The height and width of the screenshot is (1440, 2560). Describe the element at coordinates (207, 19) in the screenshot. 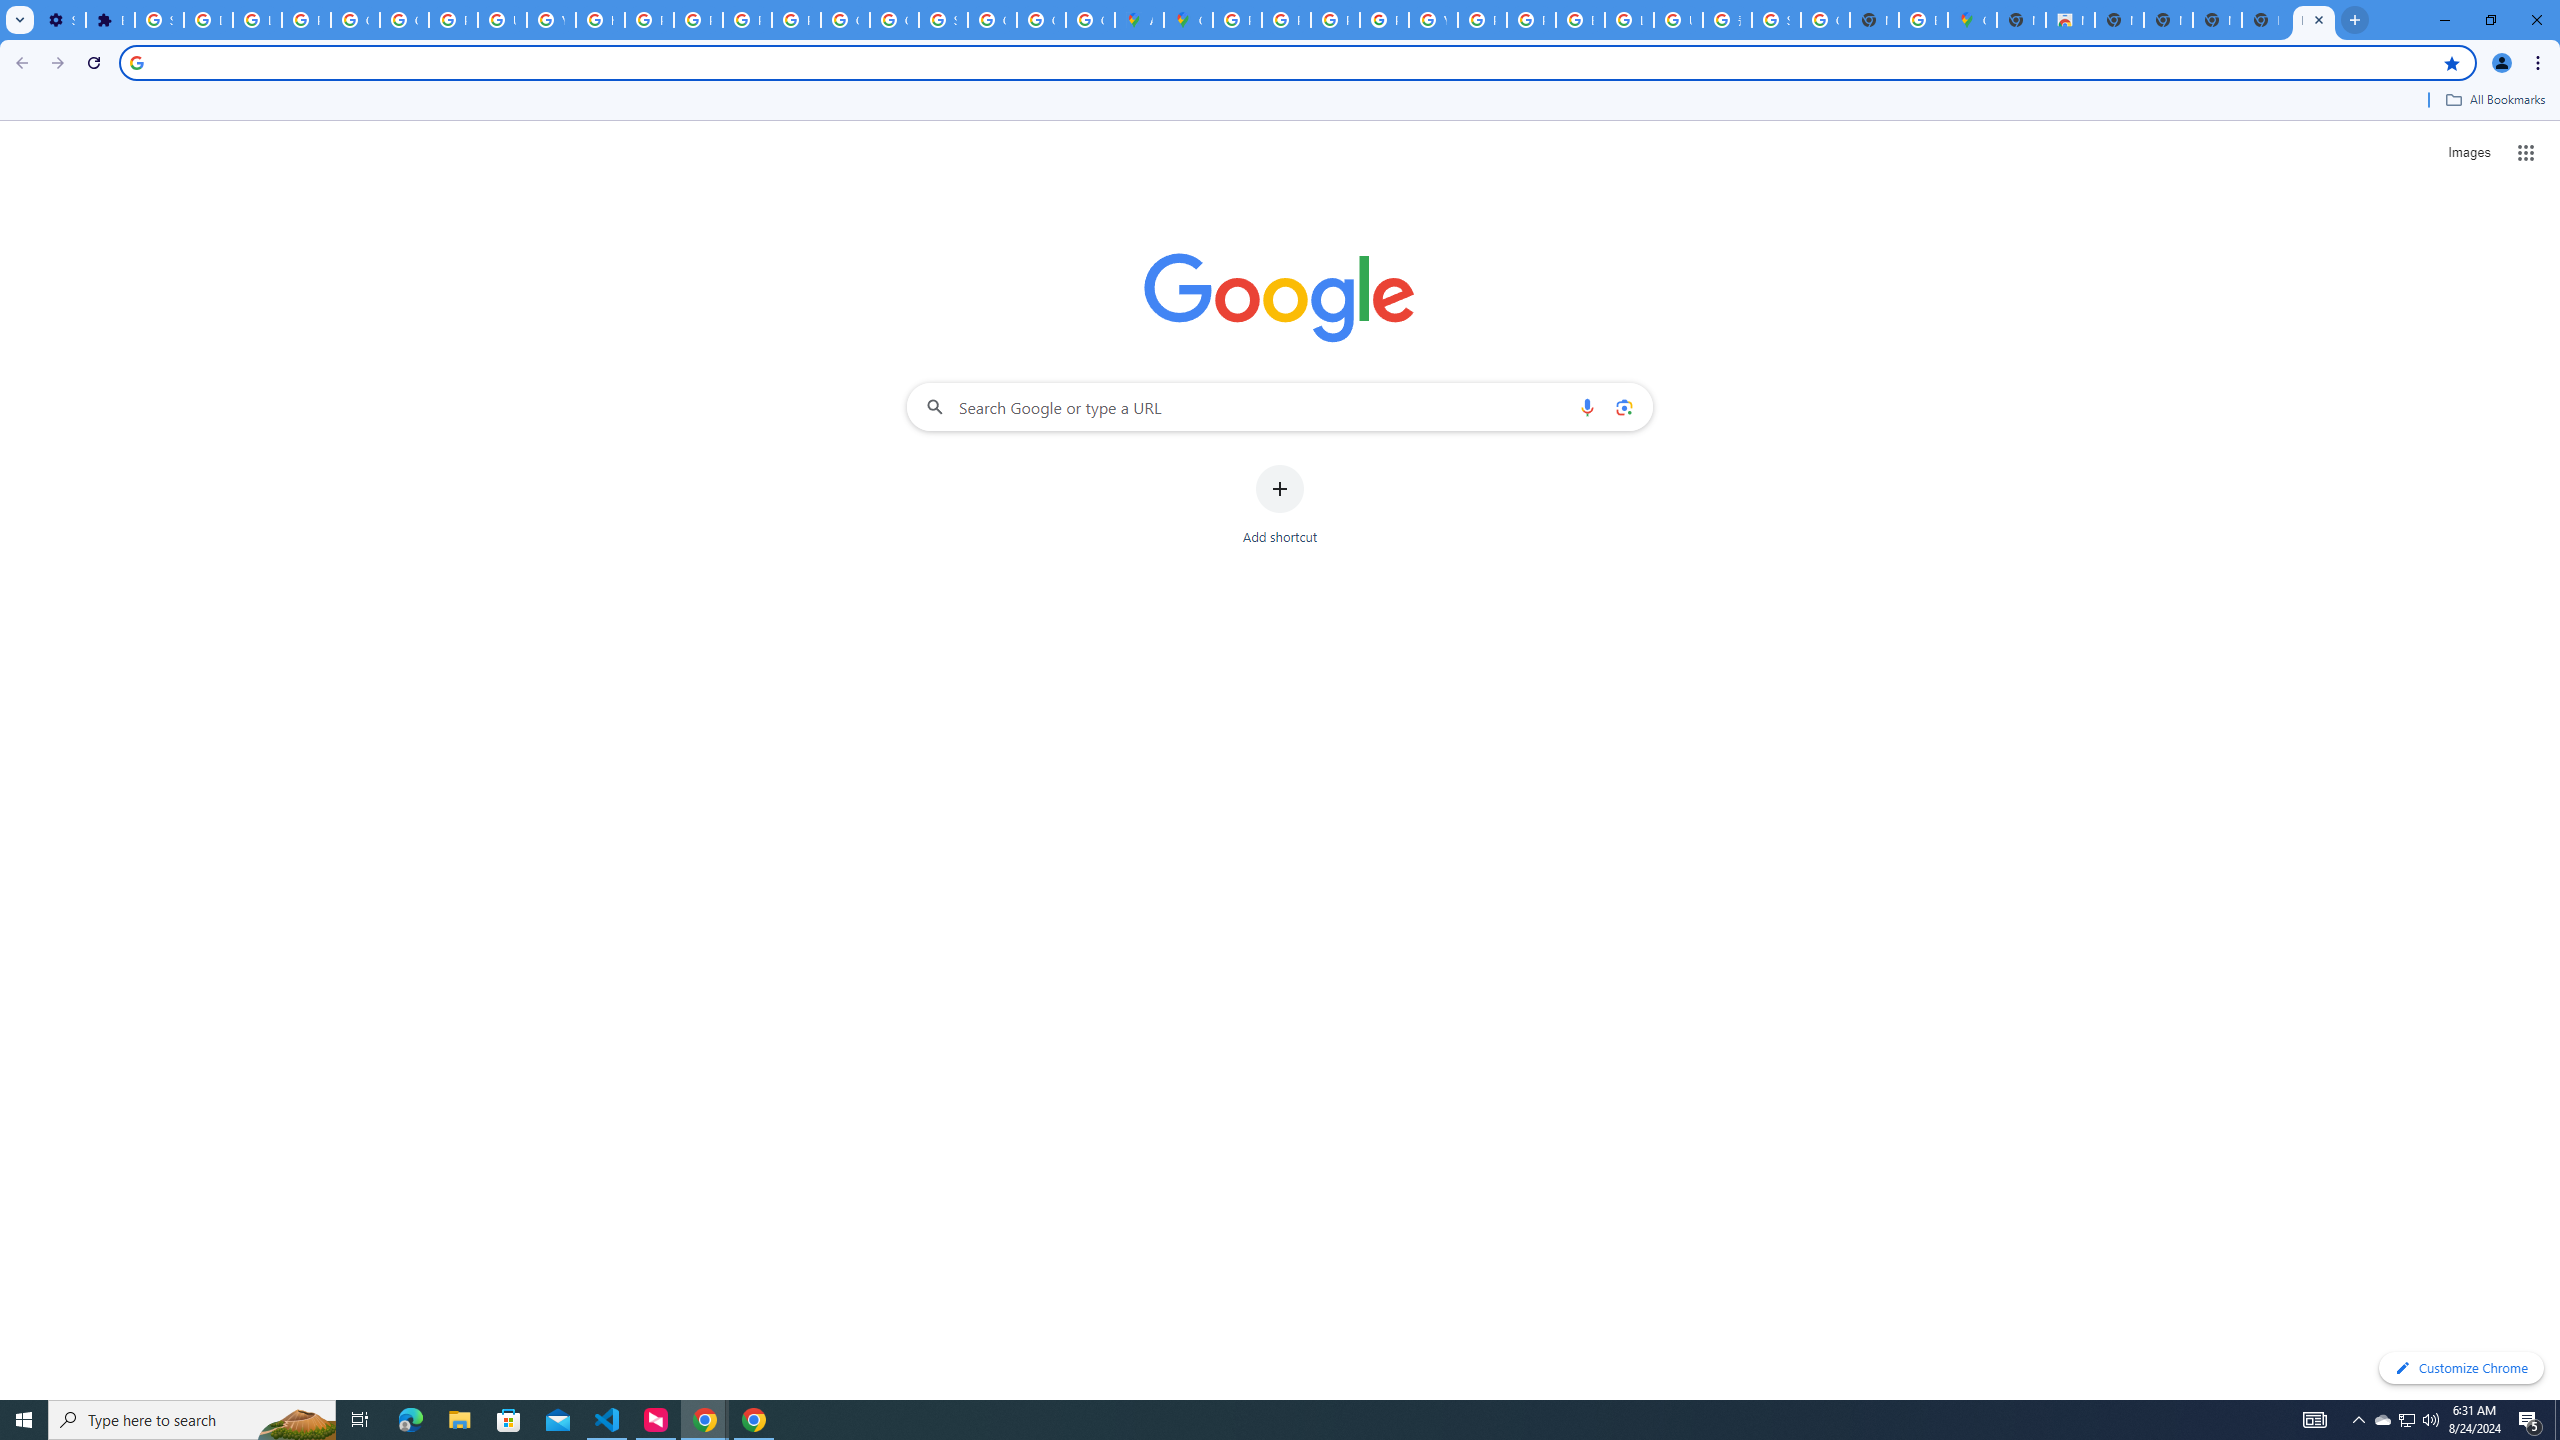

I see `'Delete photos & videos - Computer - Google Photos Help'` at that location.